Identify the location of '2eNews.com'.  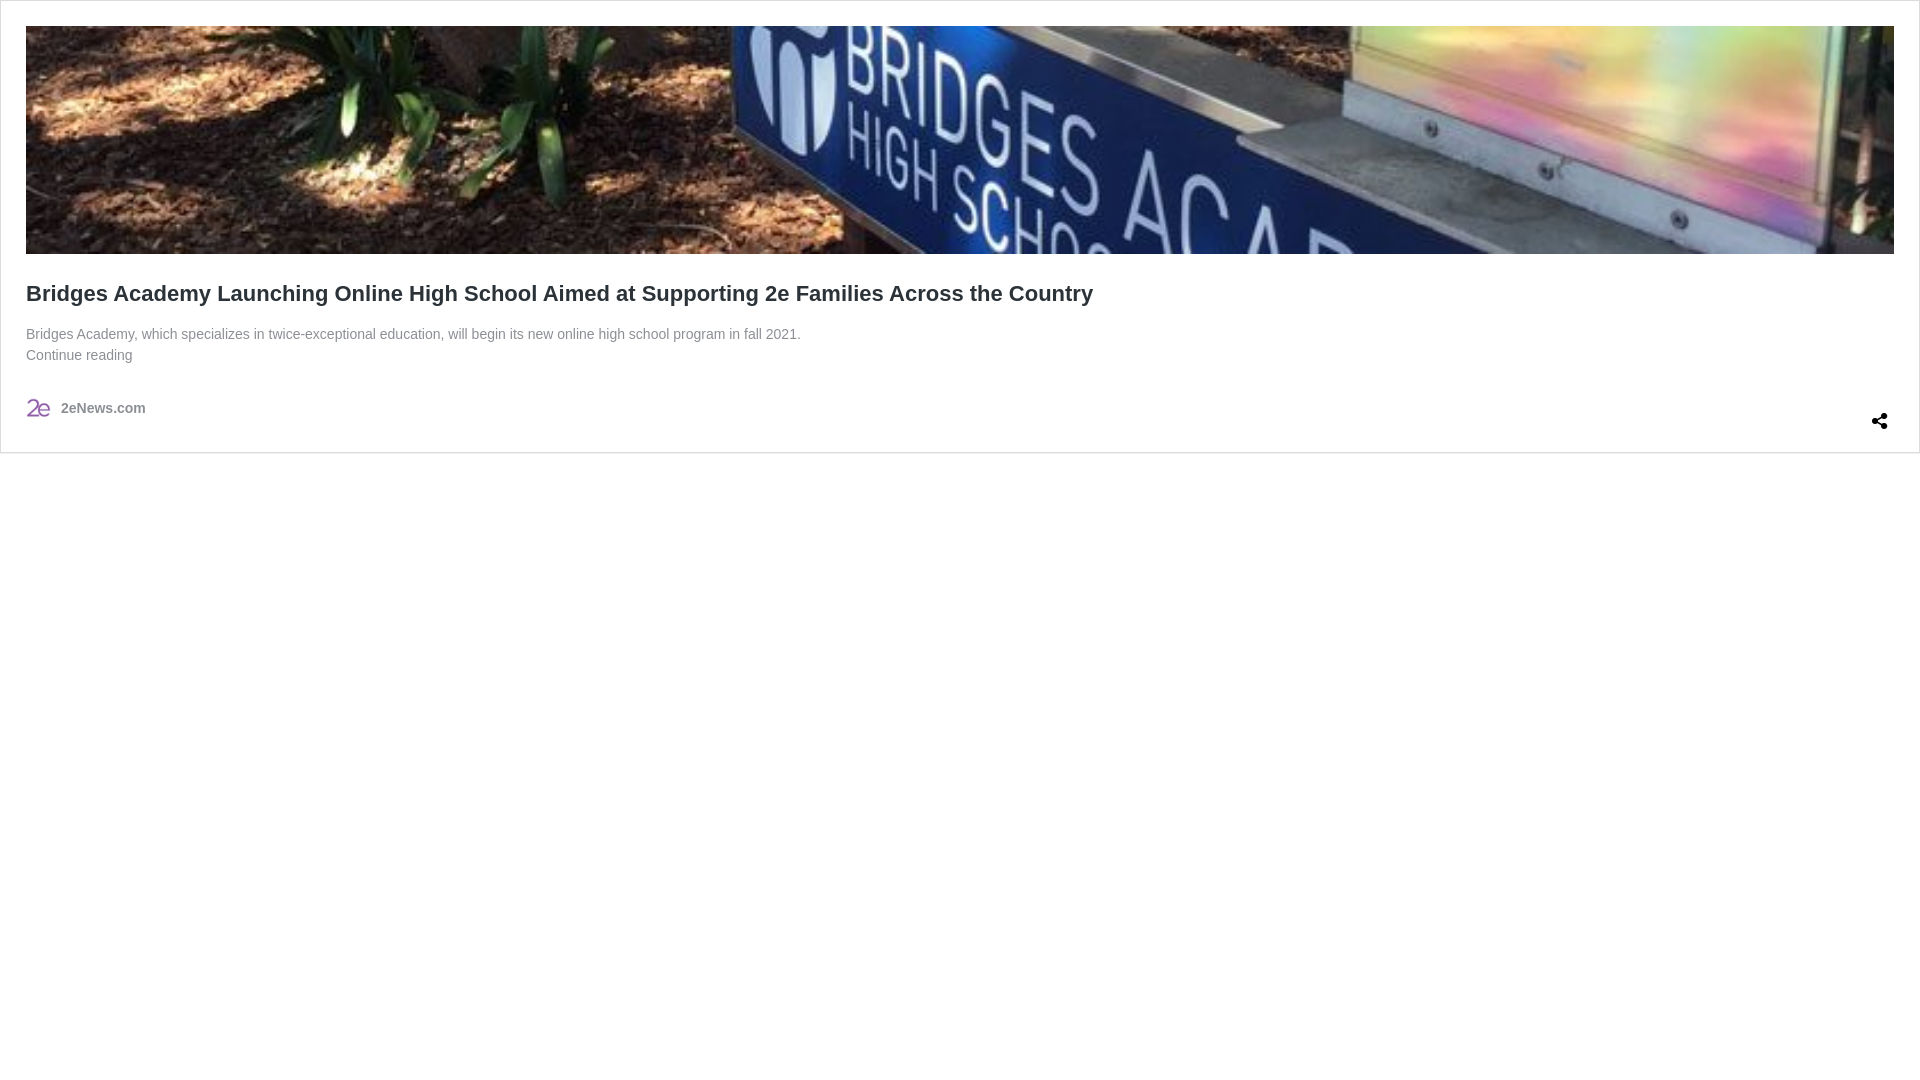
(25, 407).